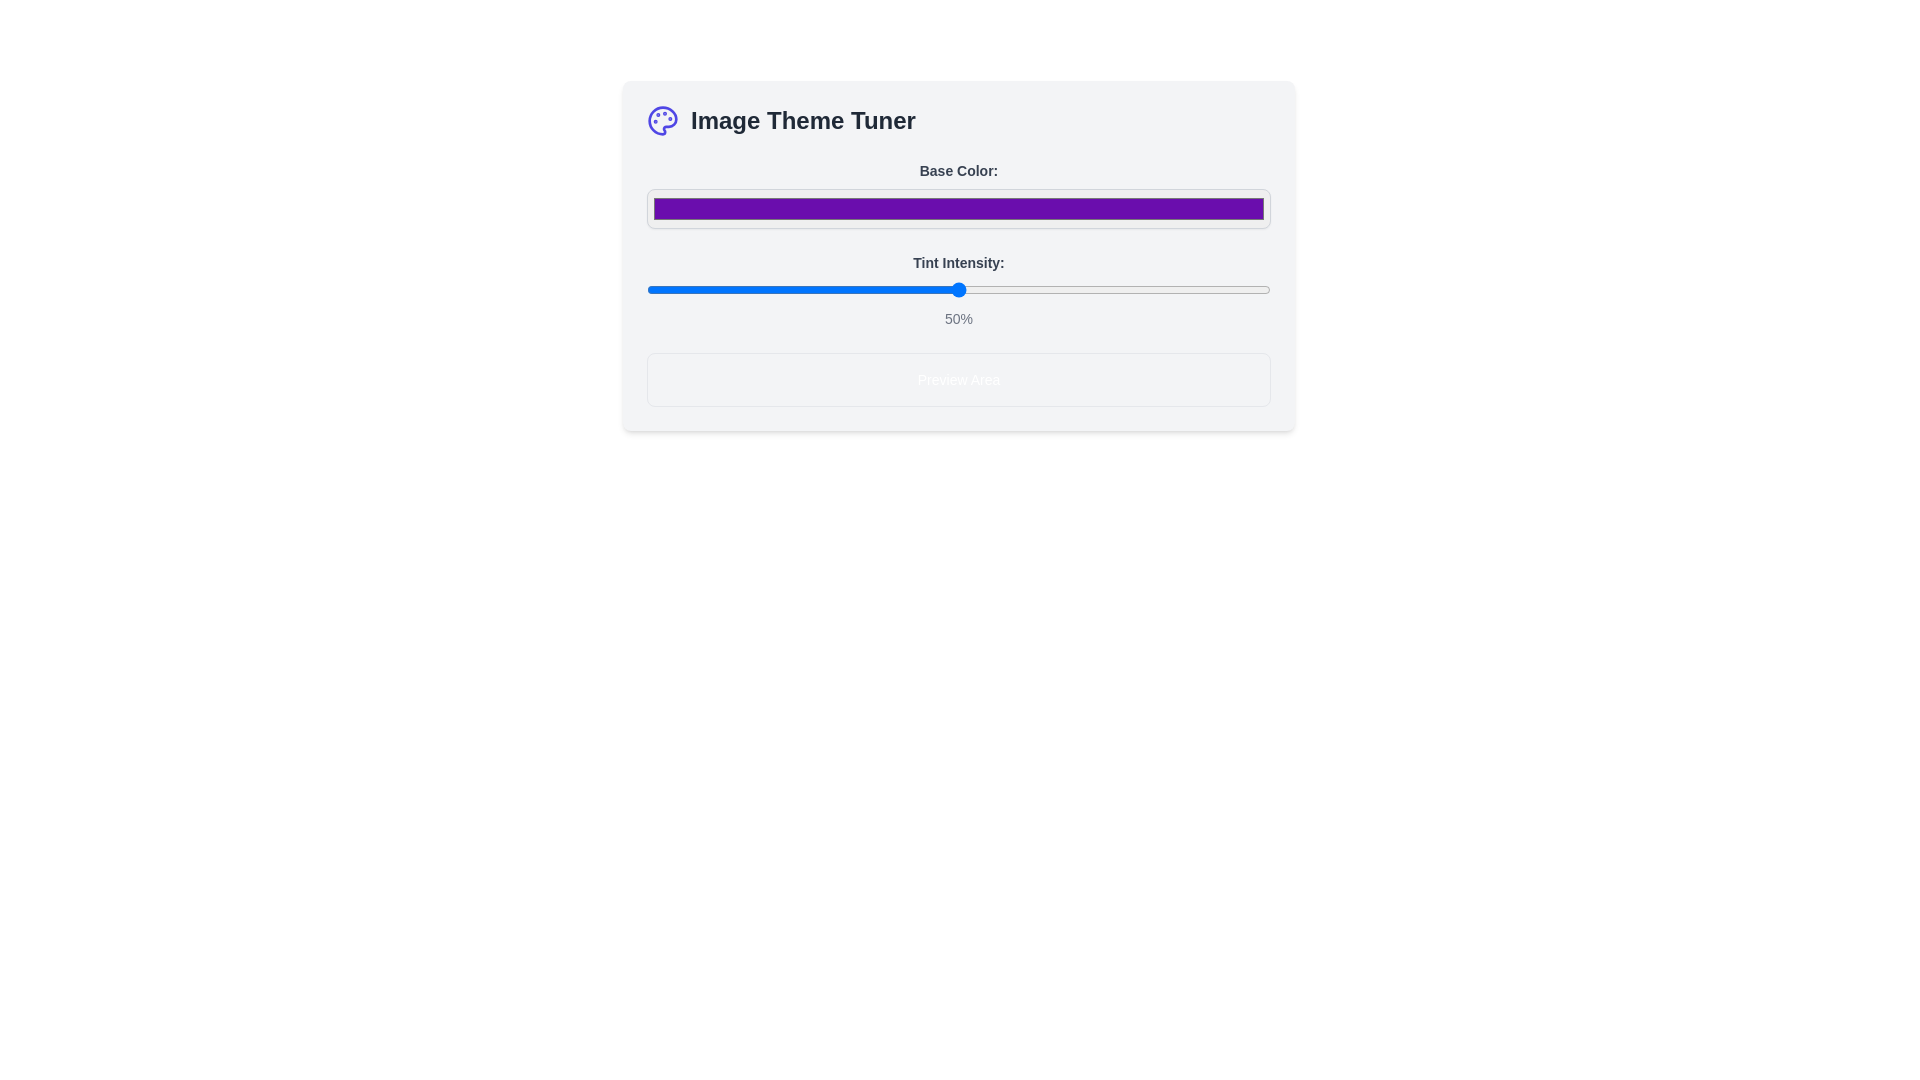 The image size is (1920, 1080). What do you see at coordinates (958, 254) in the screenshot?
I see `the central control panel element to modify image theme settings such as base color and tint intensity` at bounding box center [958, 254].